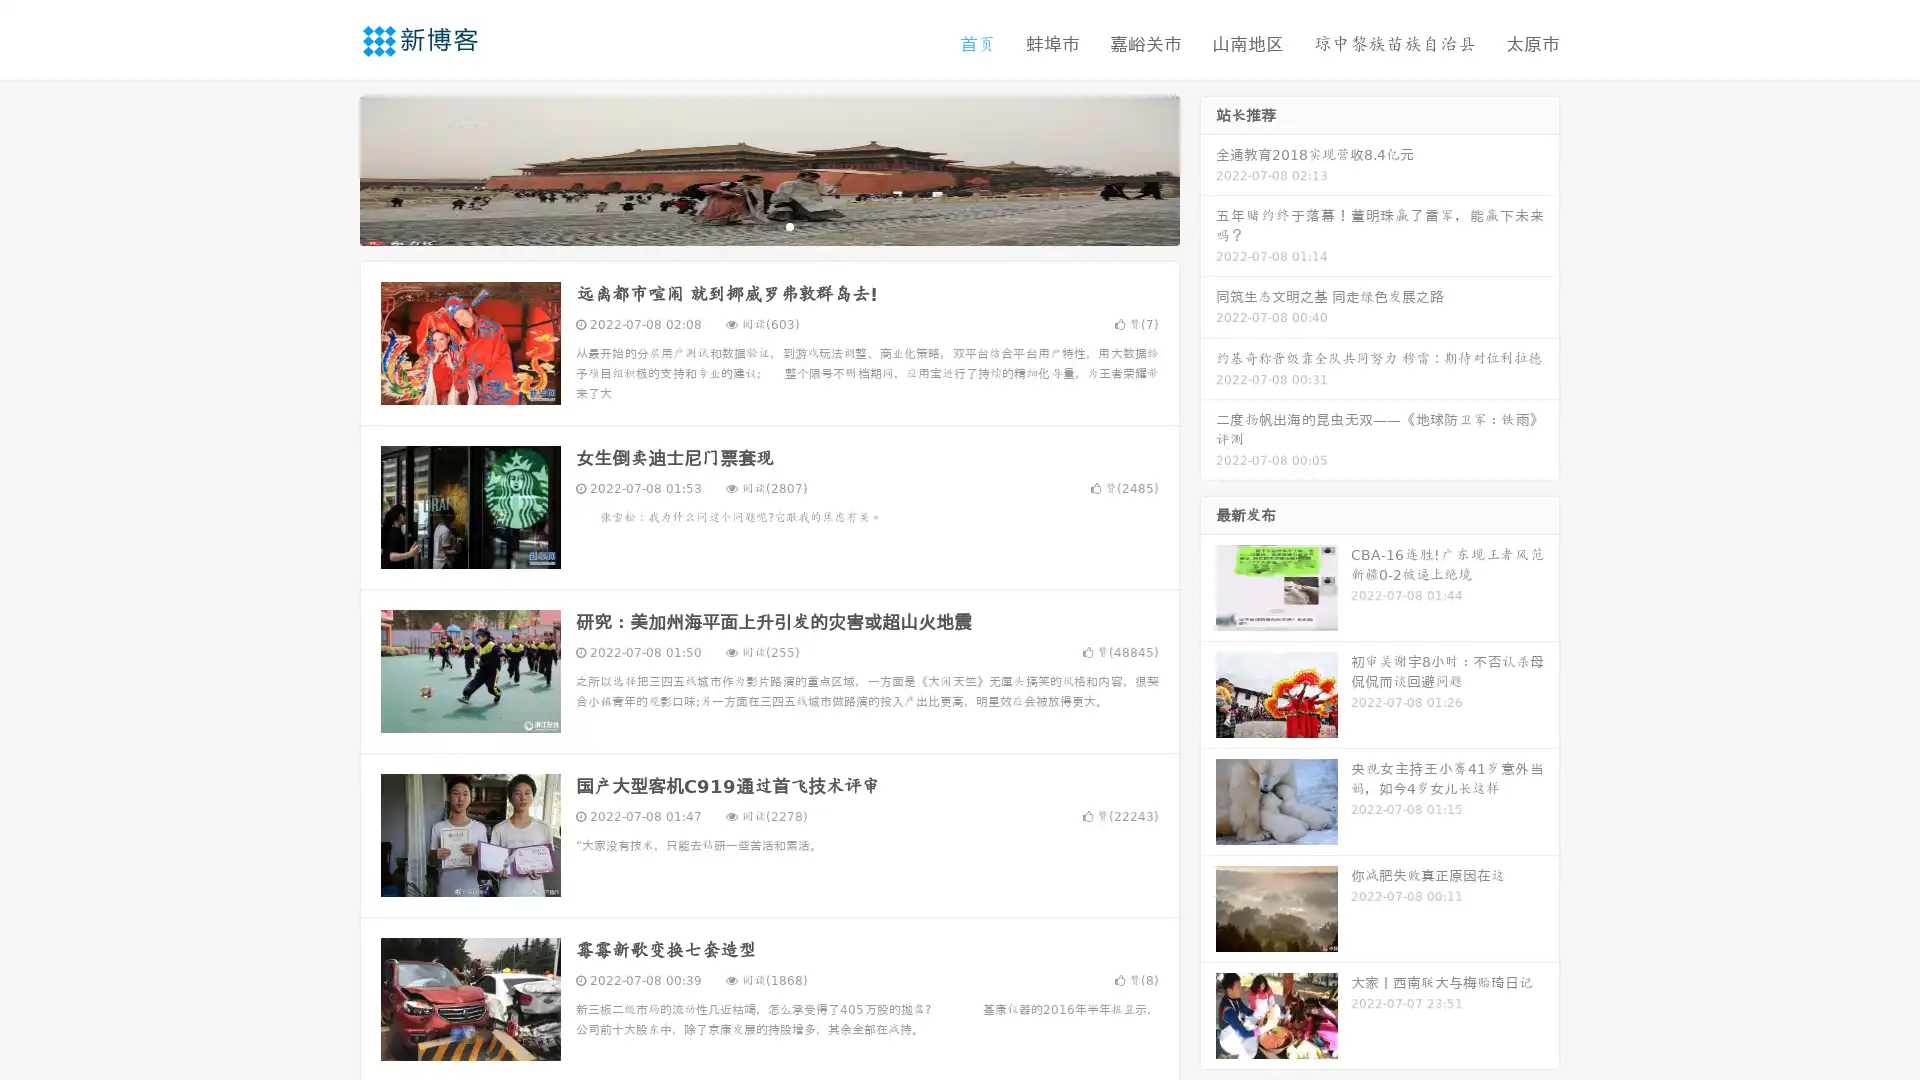 The width and height of the screenshot is (1920, 1080). I want to click on Go to slide 3, so click(789, 225).